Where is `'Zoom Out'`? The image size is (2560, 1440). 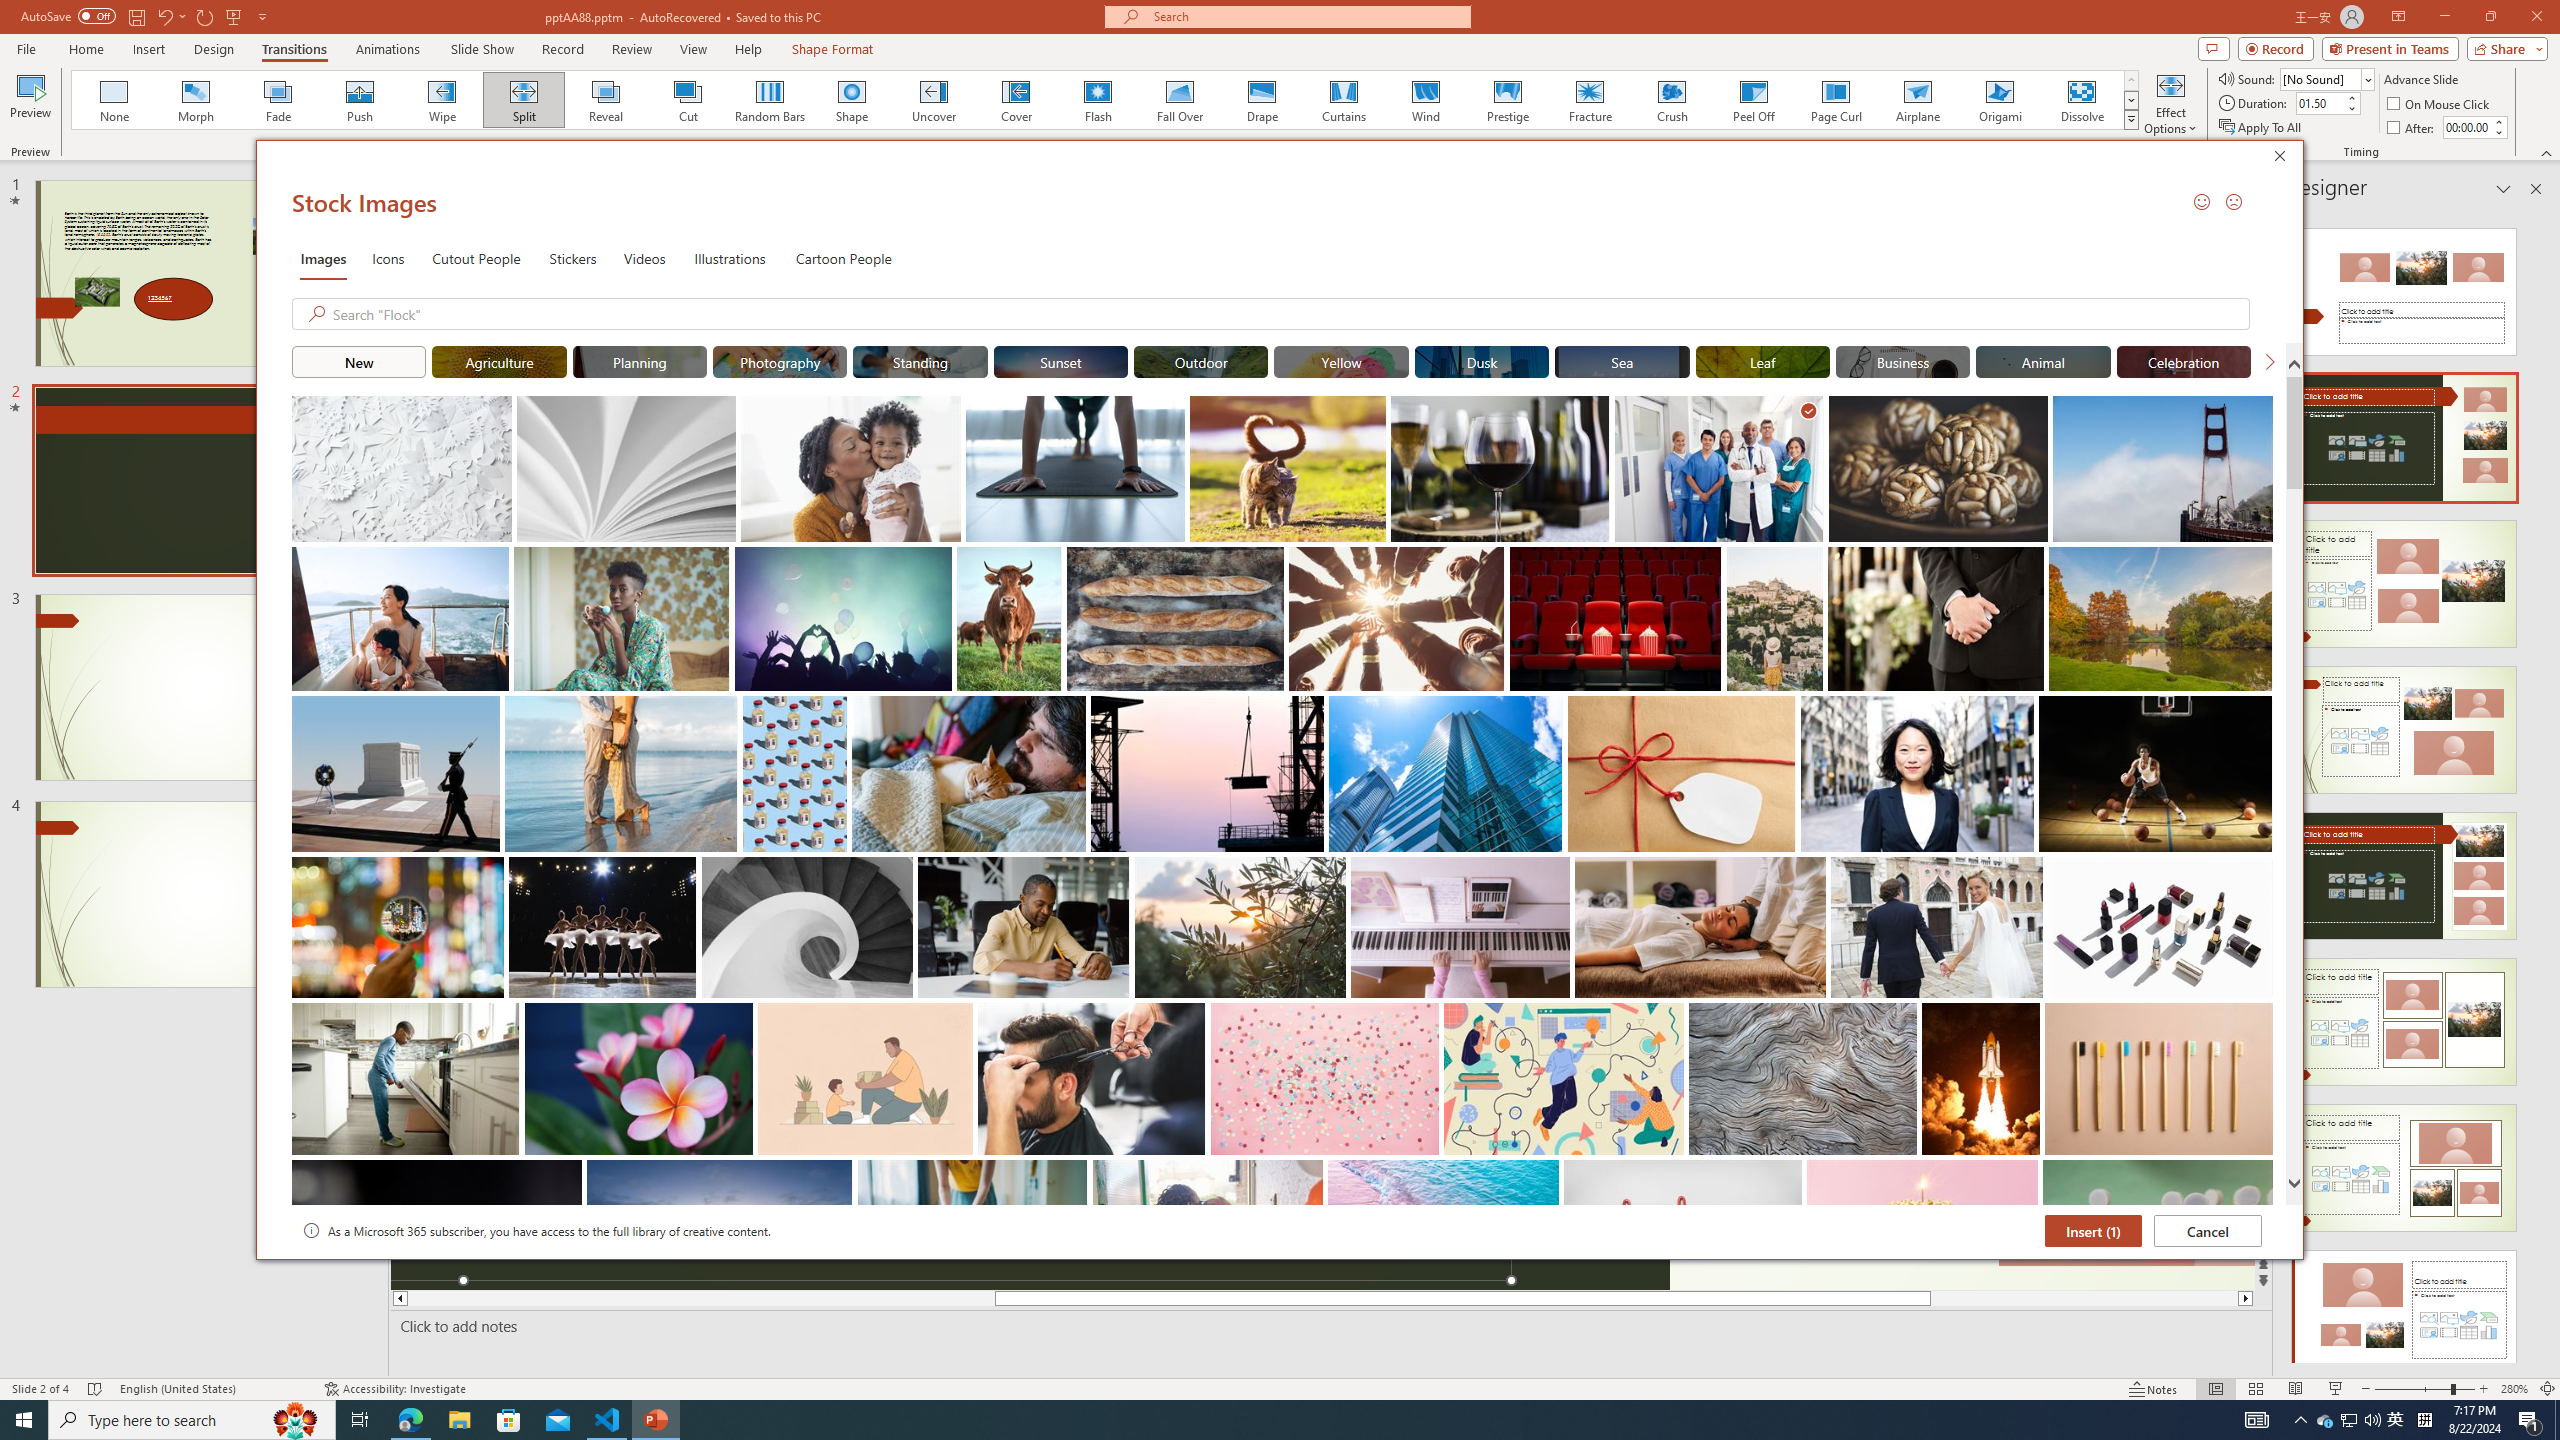
'Zoom Out' is located at coordinates (2412, 1389).